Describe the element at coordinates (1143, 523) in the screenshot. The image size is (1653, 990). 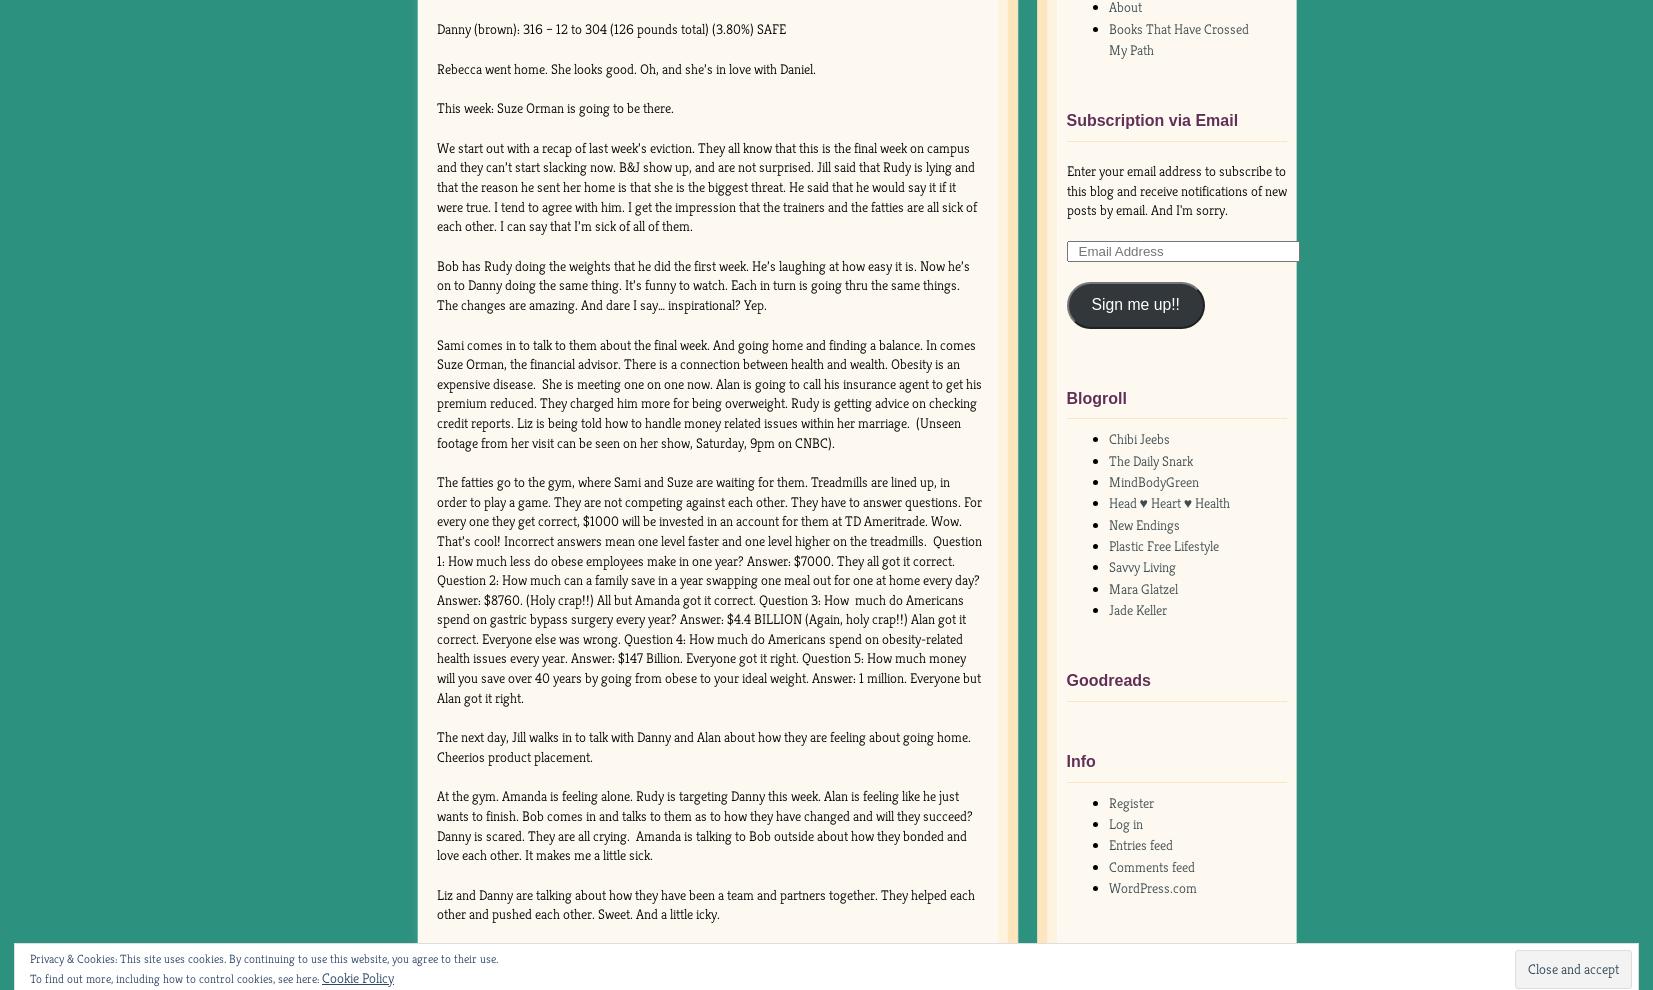
I see `'New Endings'` at that location.